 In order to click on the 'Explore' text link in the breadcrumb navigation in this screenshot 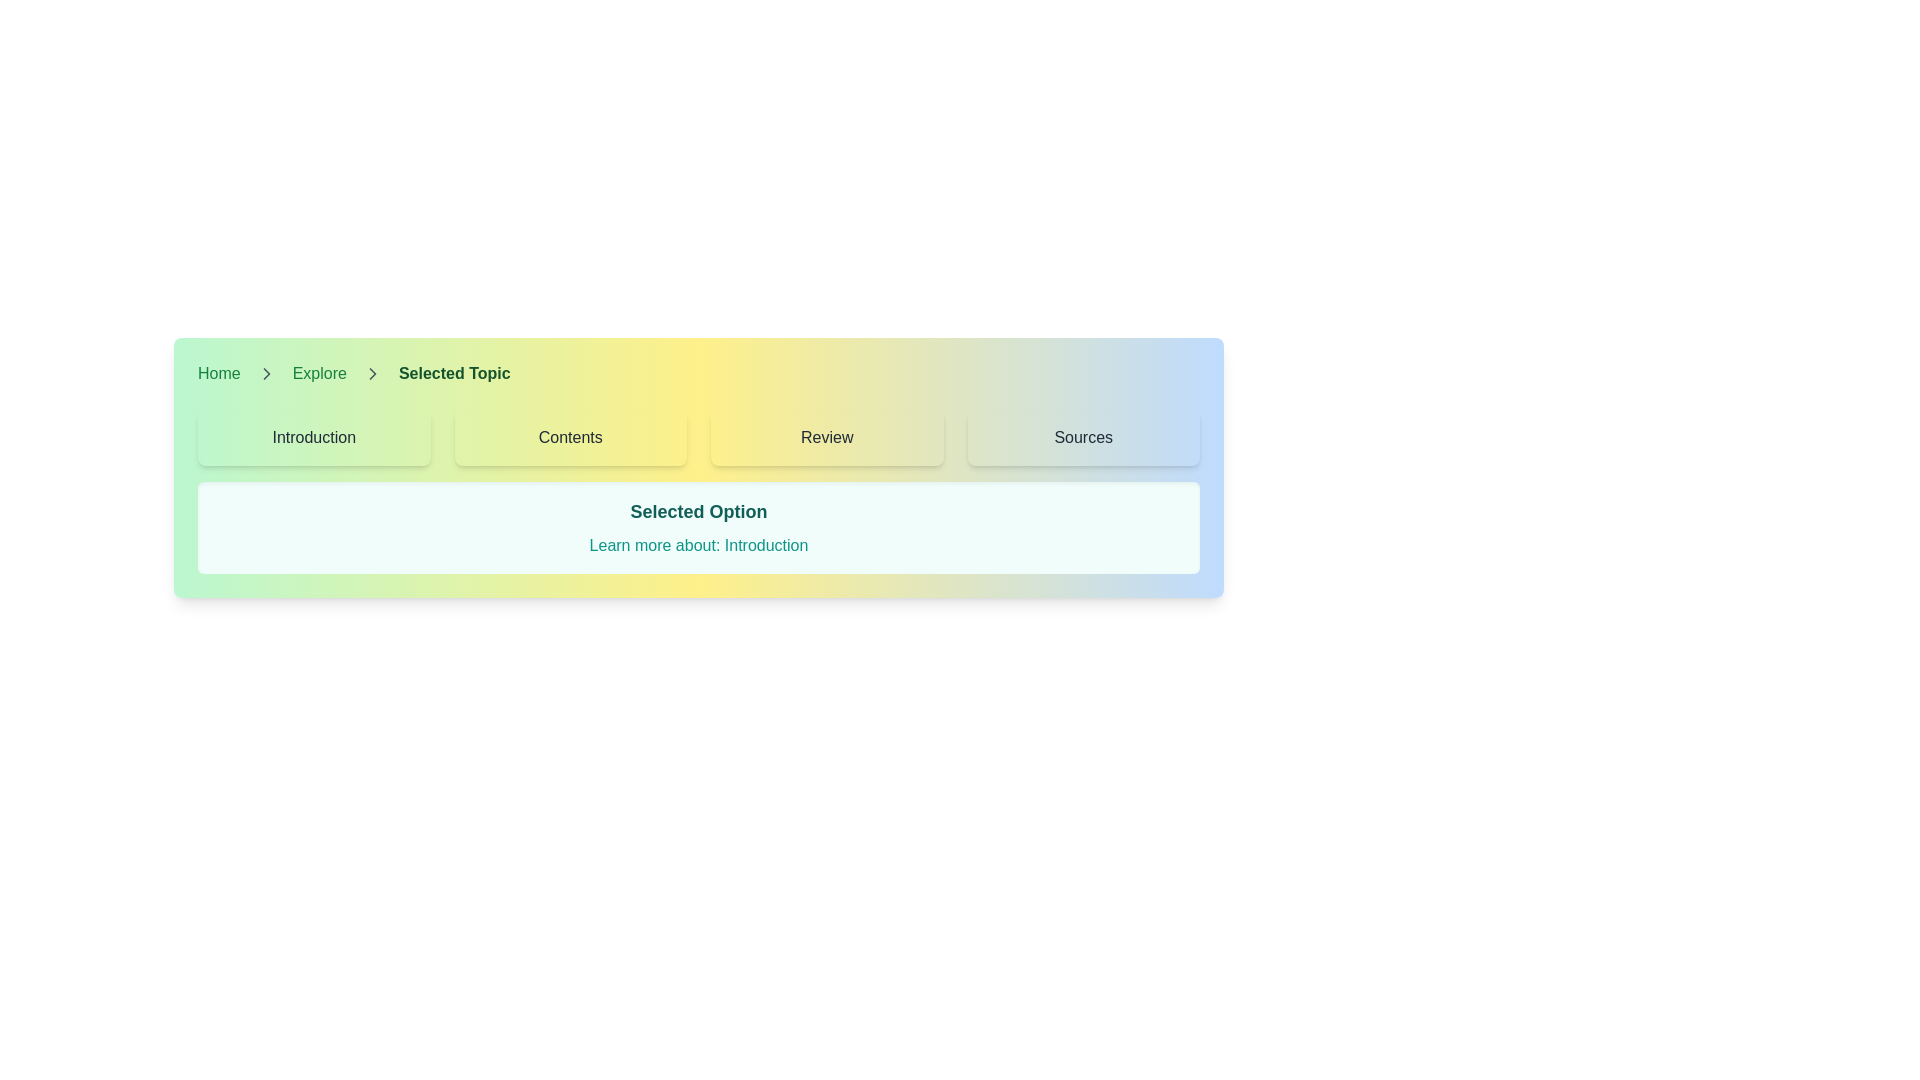, I will do `click(318, 374)`.